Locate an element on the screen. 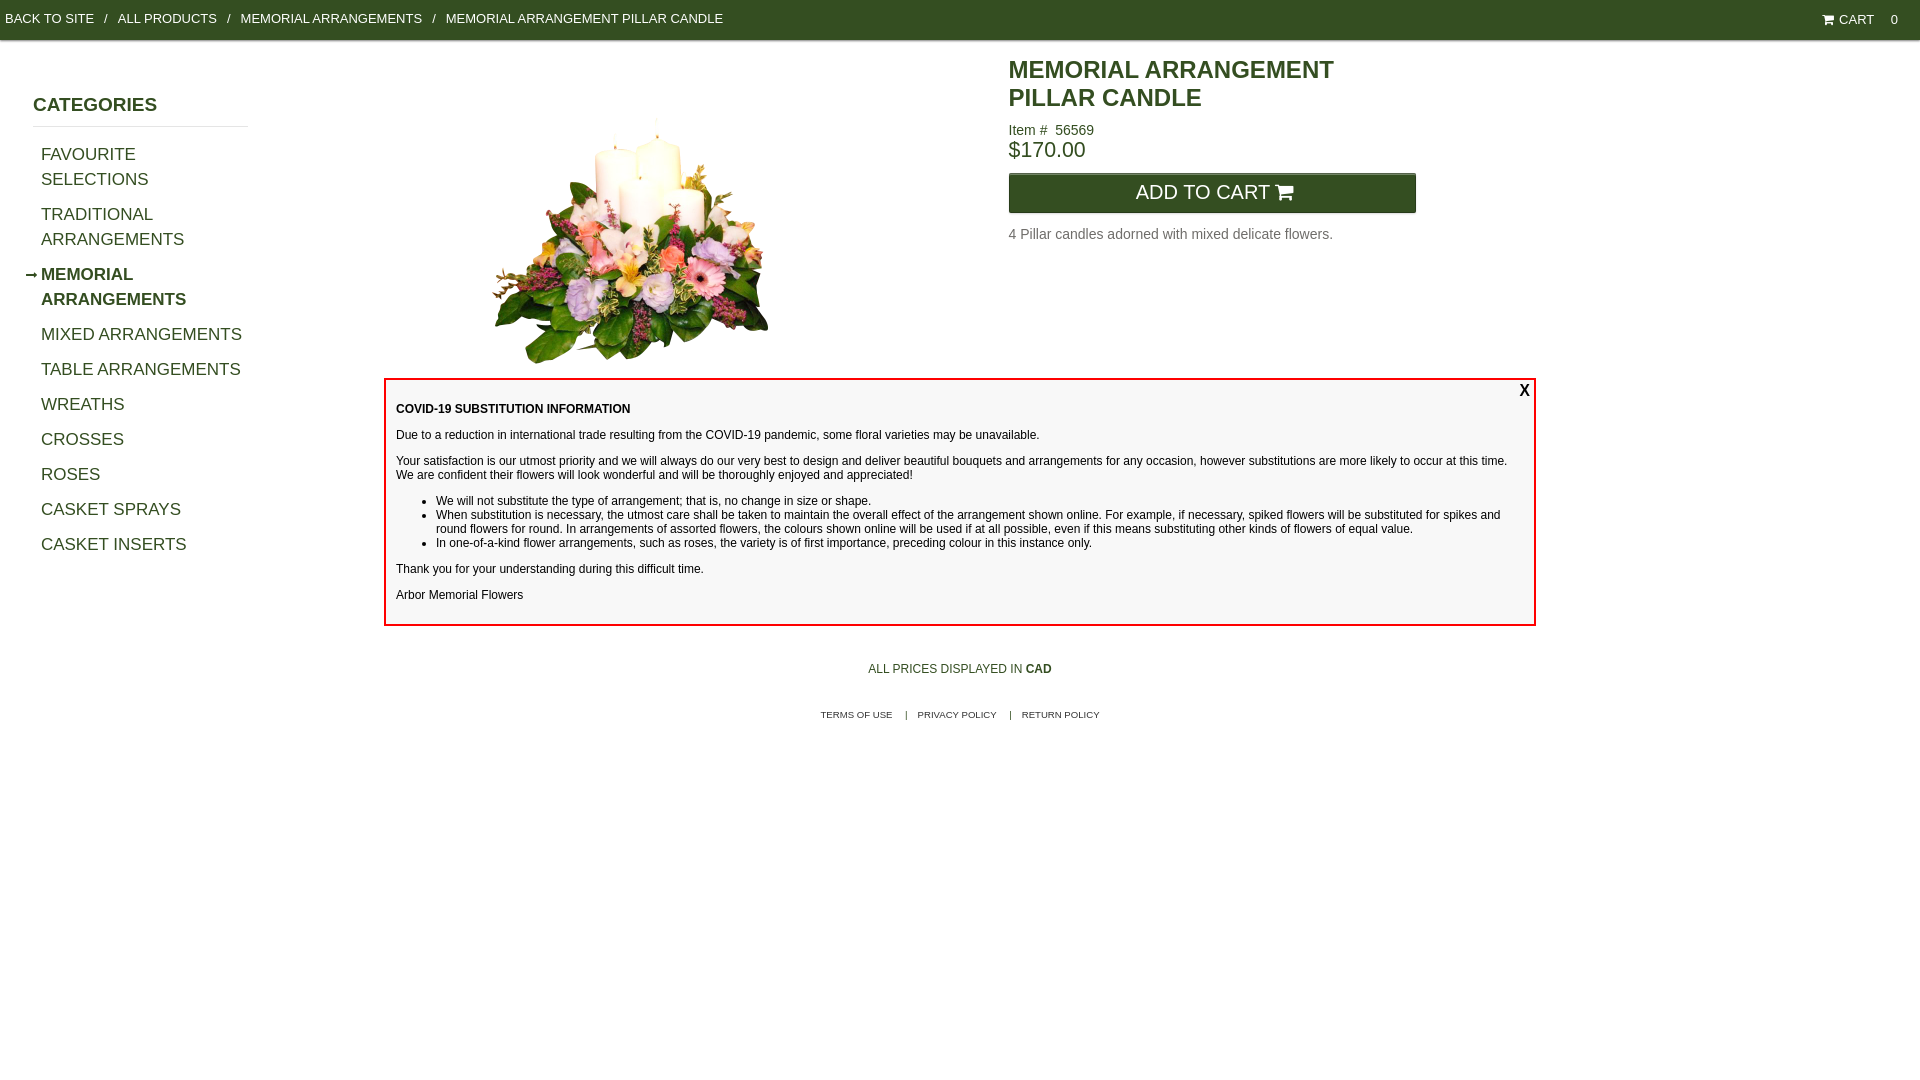  'MEMORIAL ARRANGEMENTS' is located at coordinates (338, 18).